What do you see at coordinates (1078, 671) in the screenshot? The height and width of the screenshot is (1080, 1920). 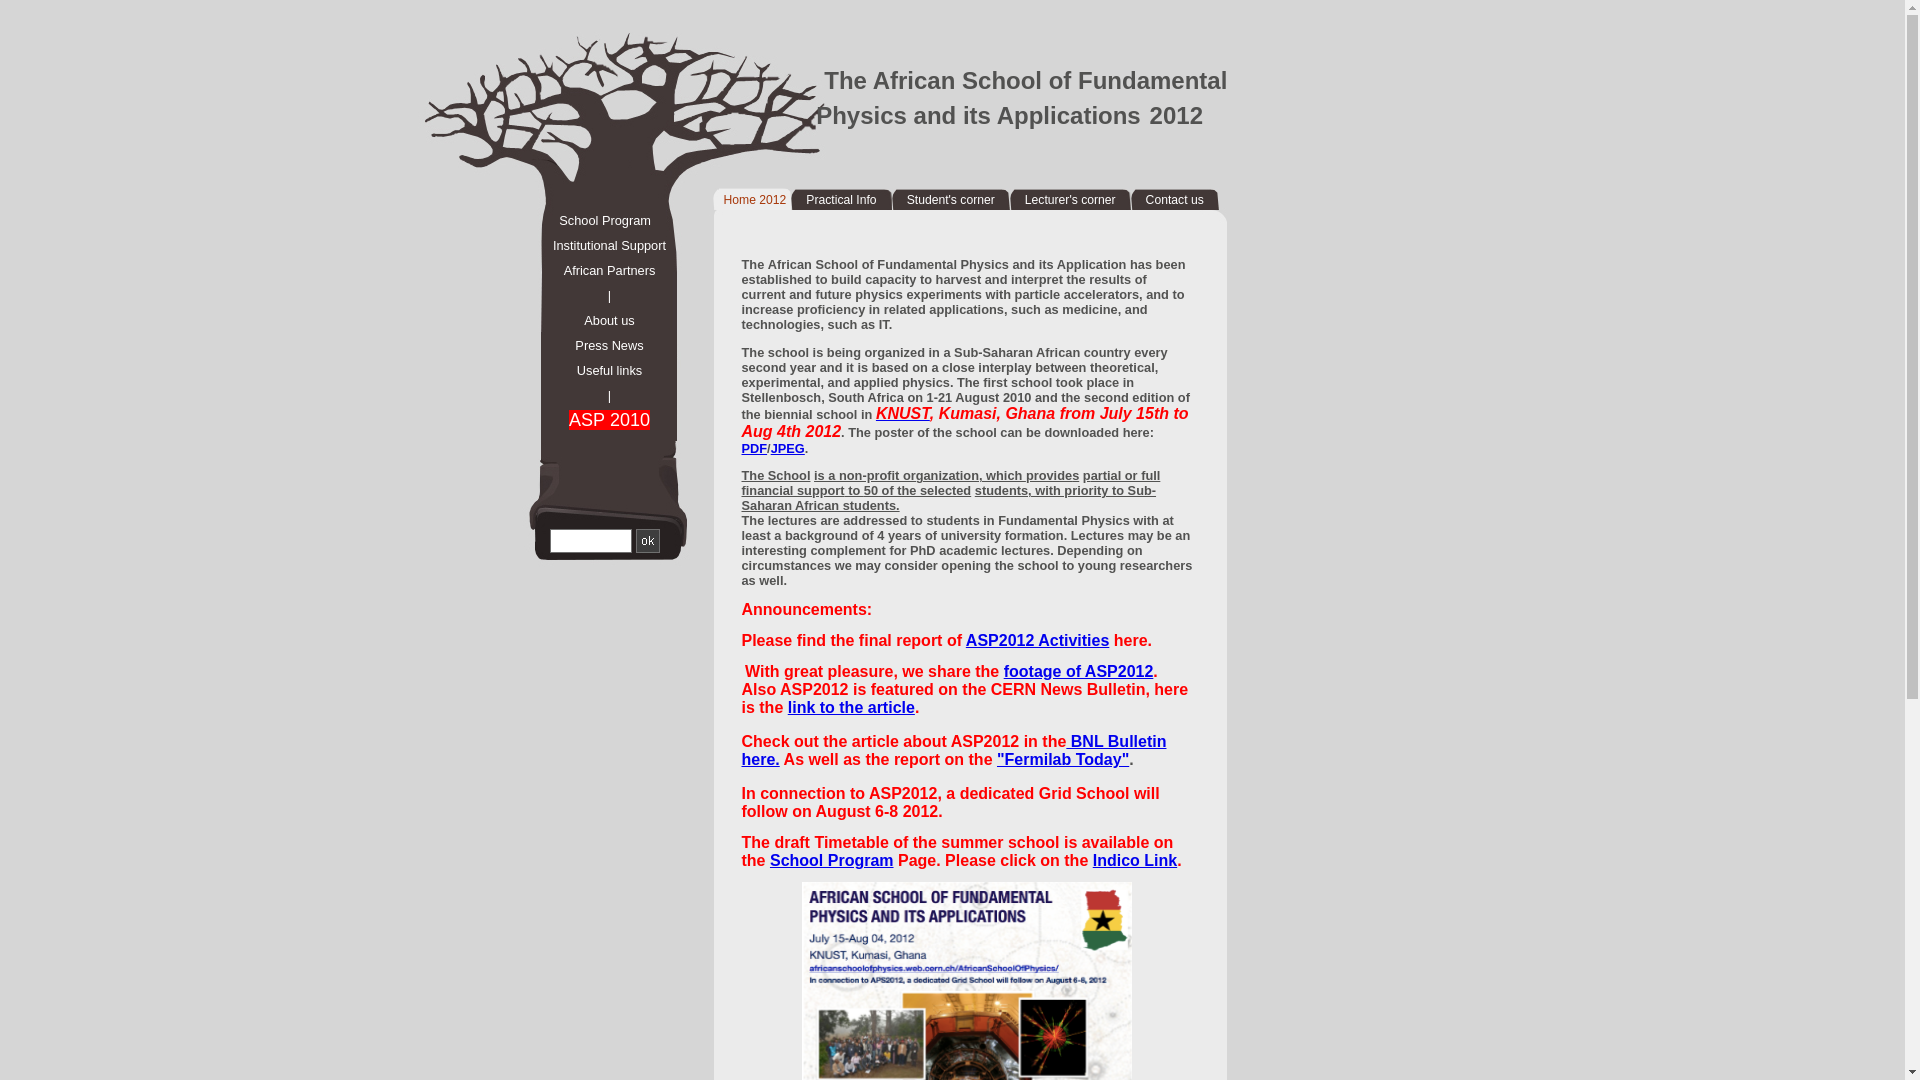 I see `'footage of ASP2012'` at bounding box center [1078, 671].